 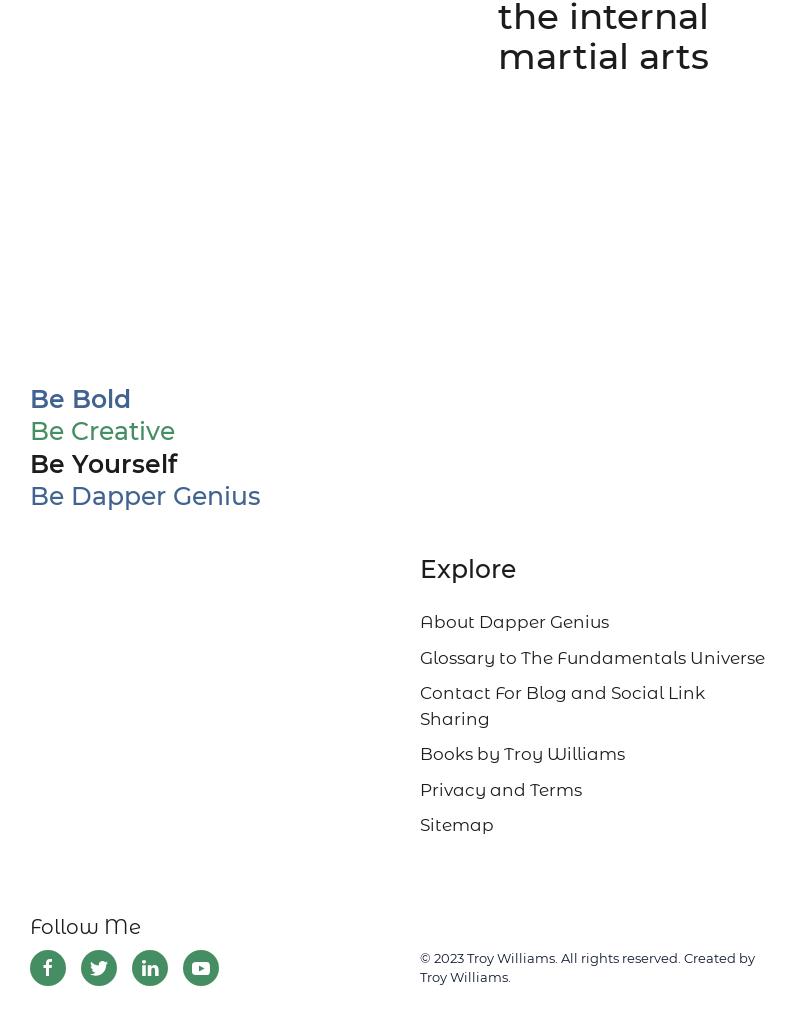 What do you see at coordinates (420, 566) in the screenshot?
I see `'Explore'` at bounding box center [420, 566].